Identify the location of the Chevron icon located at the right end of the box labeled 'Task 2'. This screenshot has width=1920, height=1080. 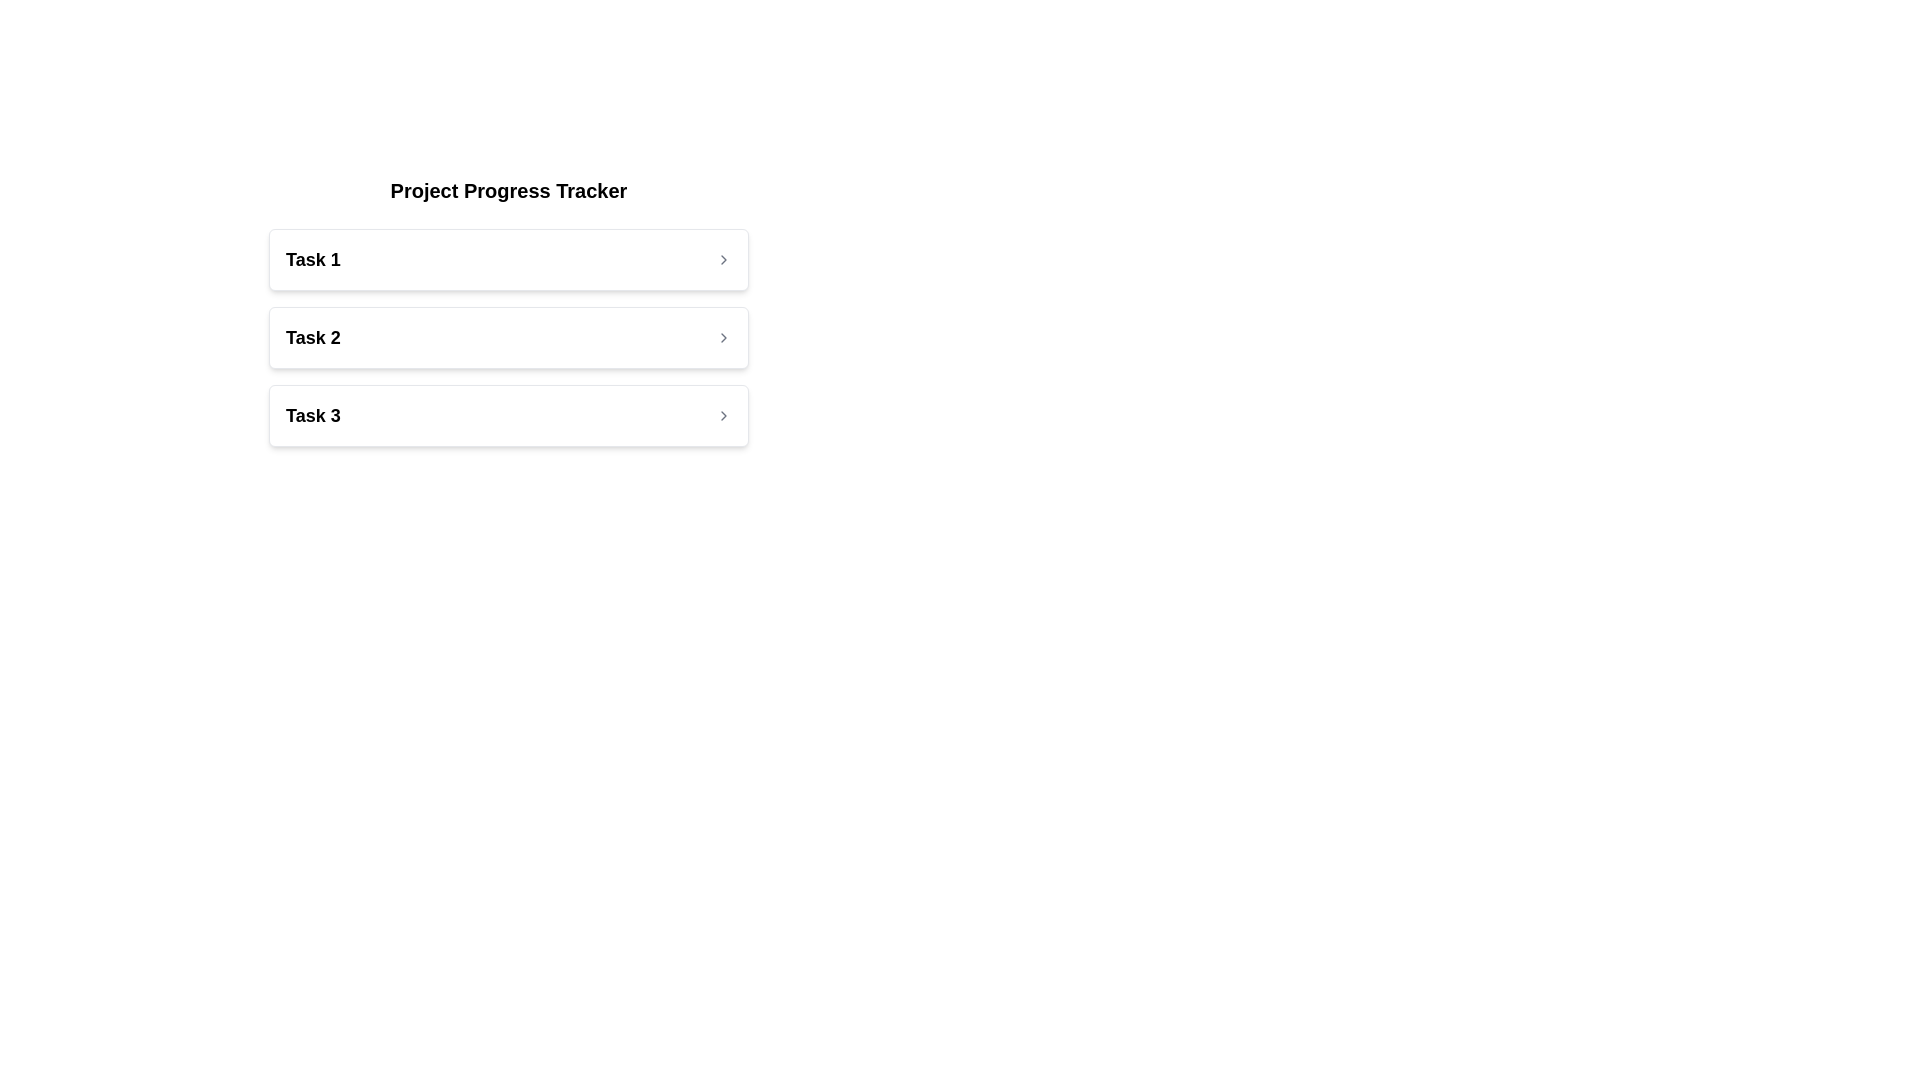
(723, 337).